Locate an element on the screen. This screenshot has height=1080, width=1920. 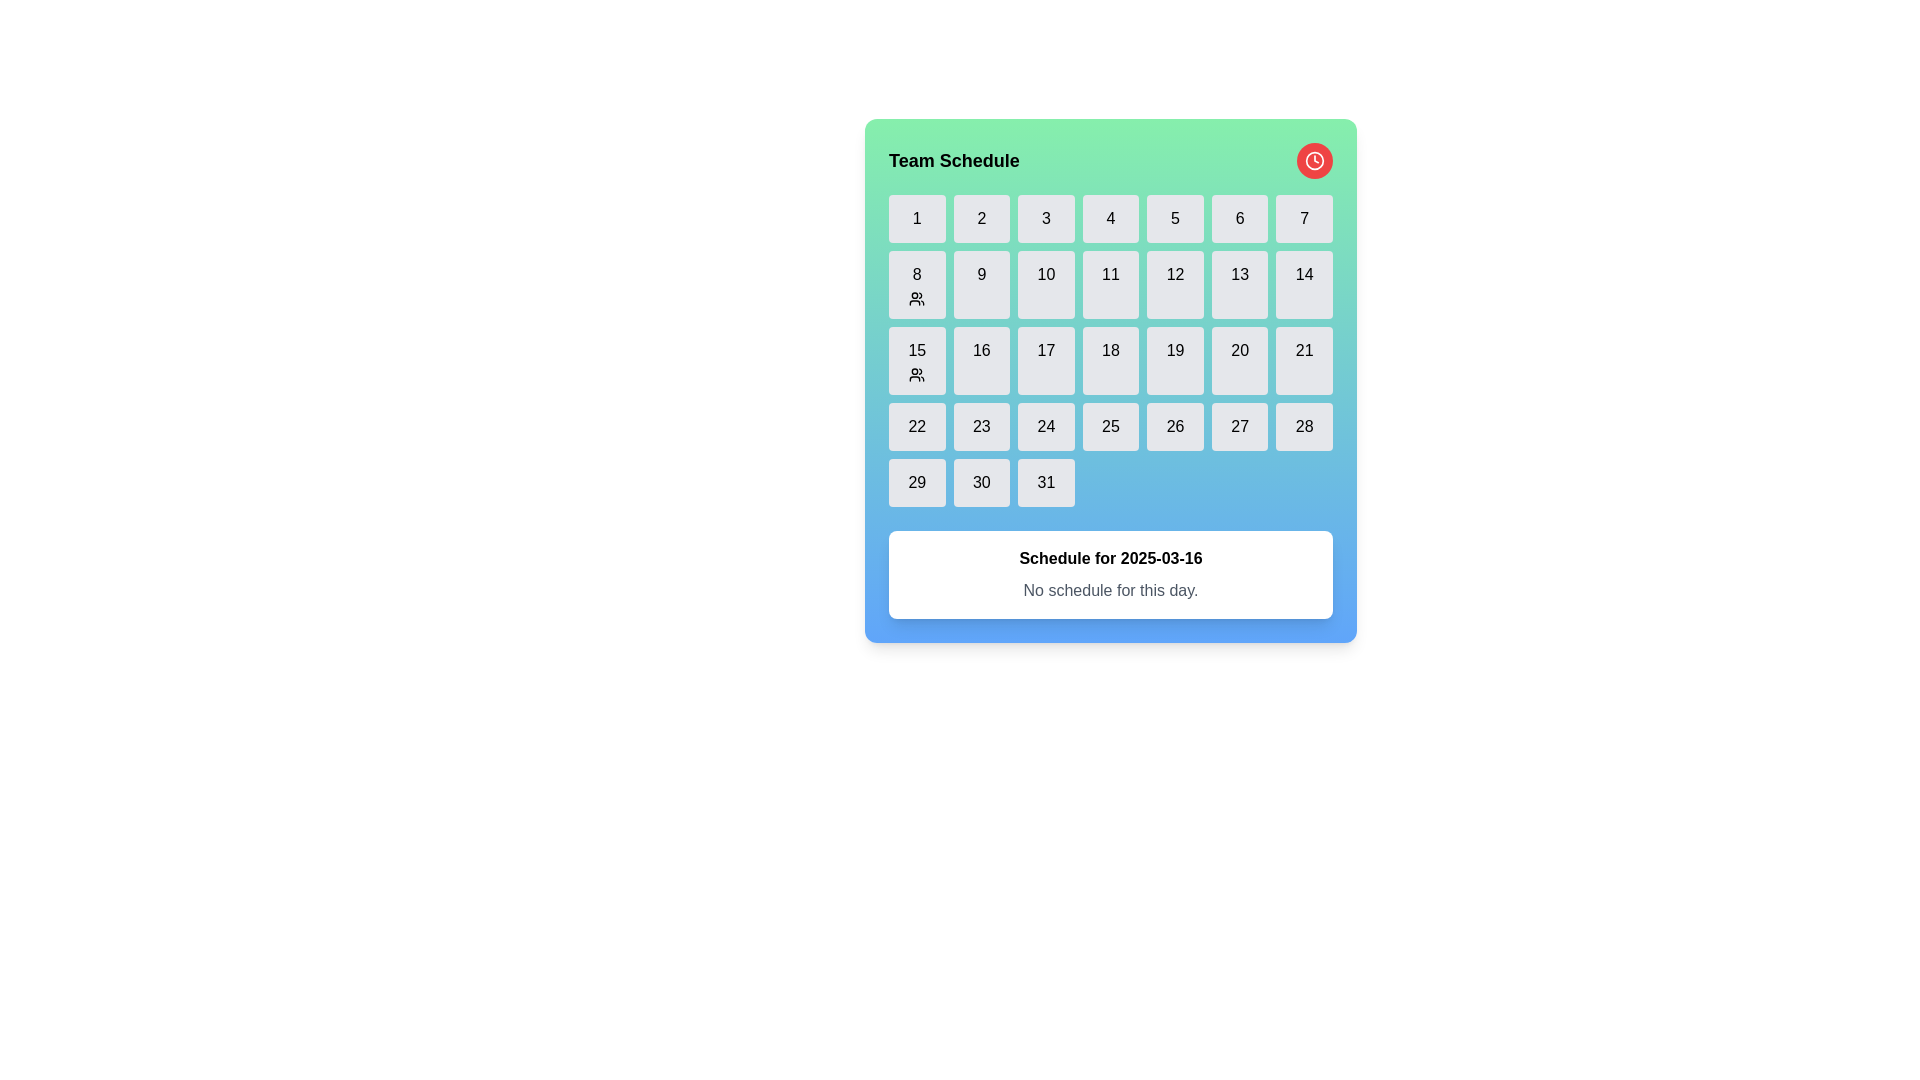
the informational box that indicates the schedule for the selected date, showing no events are scheduled is located at coordinates (1109, 574).